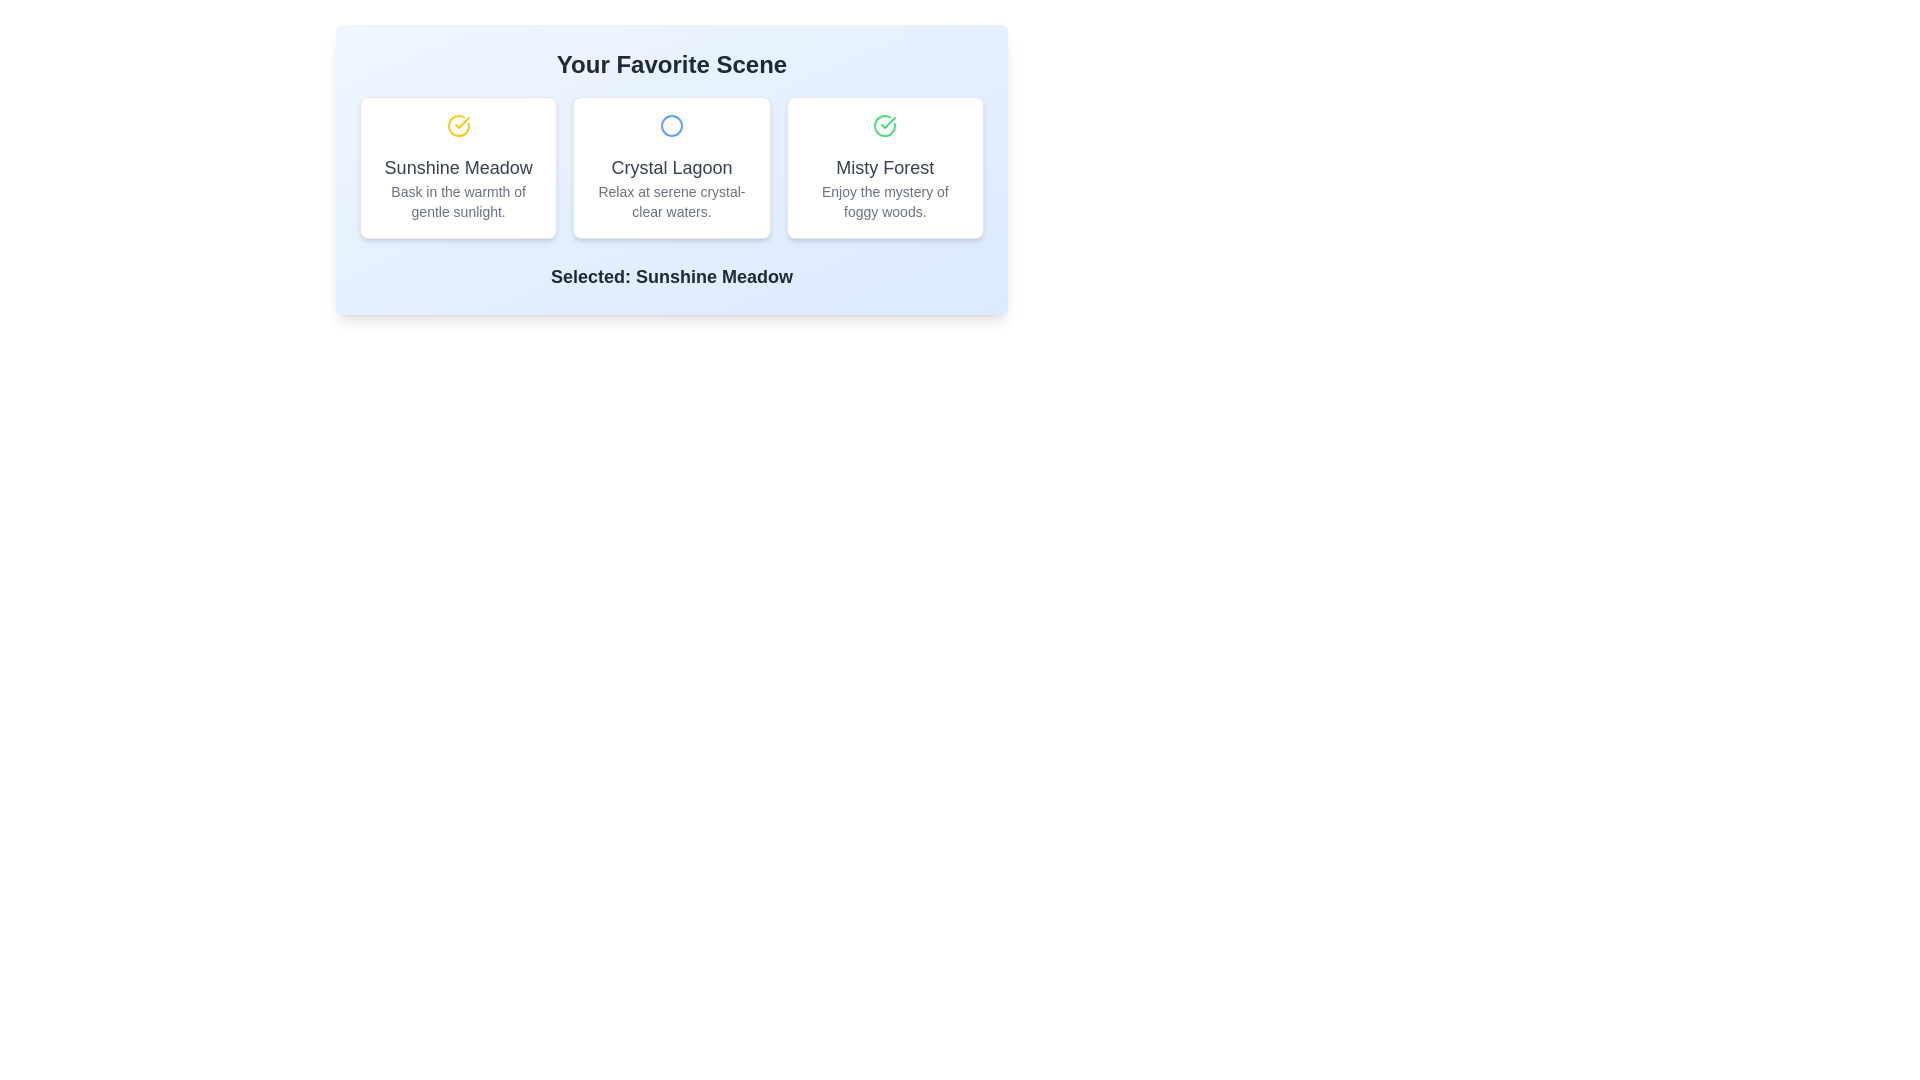 This screenshot has width=1920, height=1080. Describe the element at coordinates (884, 201) in the screenshot. I see `descriptive text located at the bottom of the 'Misty Forest' card, which provides additional context about the selection` at that location.